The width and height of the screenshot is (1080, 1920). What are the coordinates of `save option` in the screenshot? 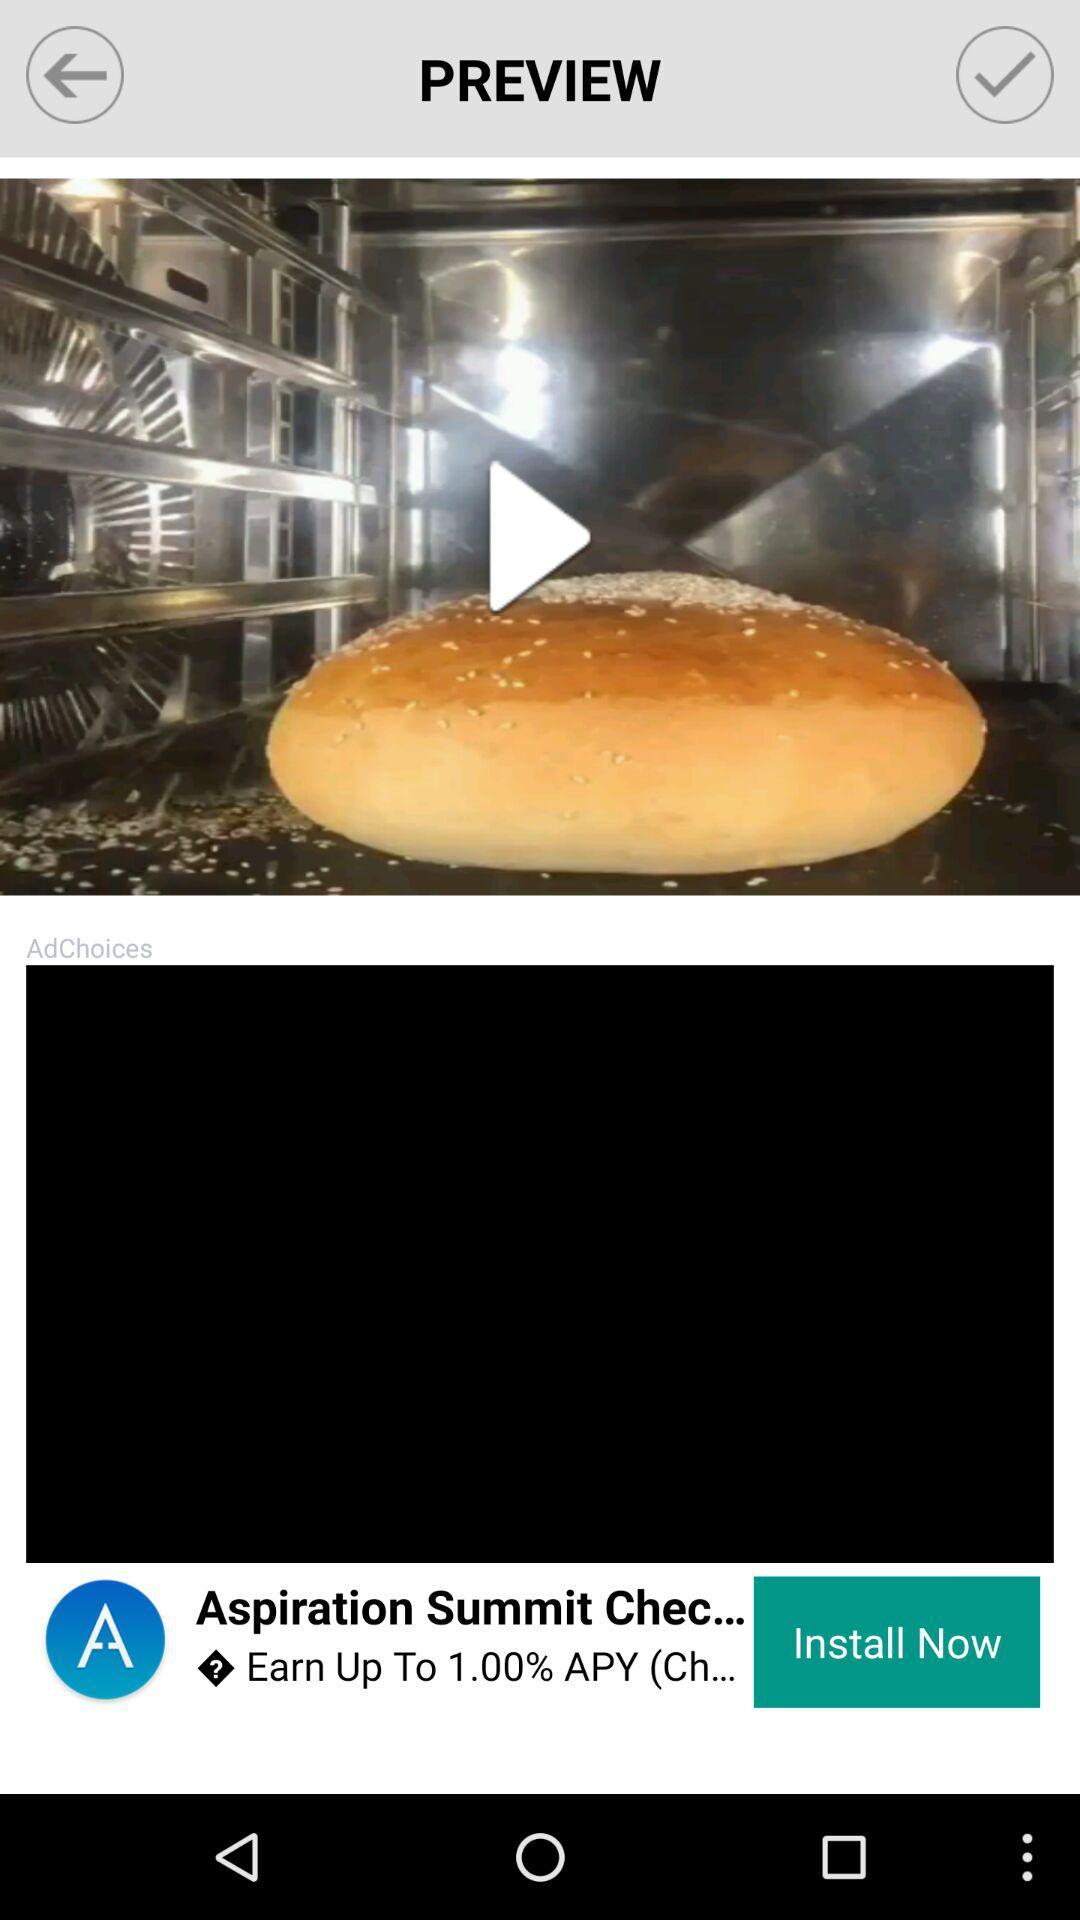 It's located at (1005, 75).